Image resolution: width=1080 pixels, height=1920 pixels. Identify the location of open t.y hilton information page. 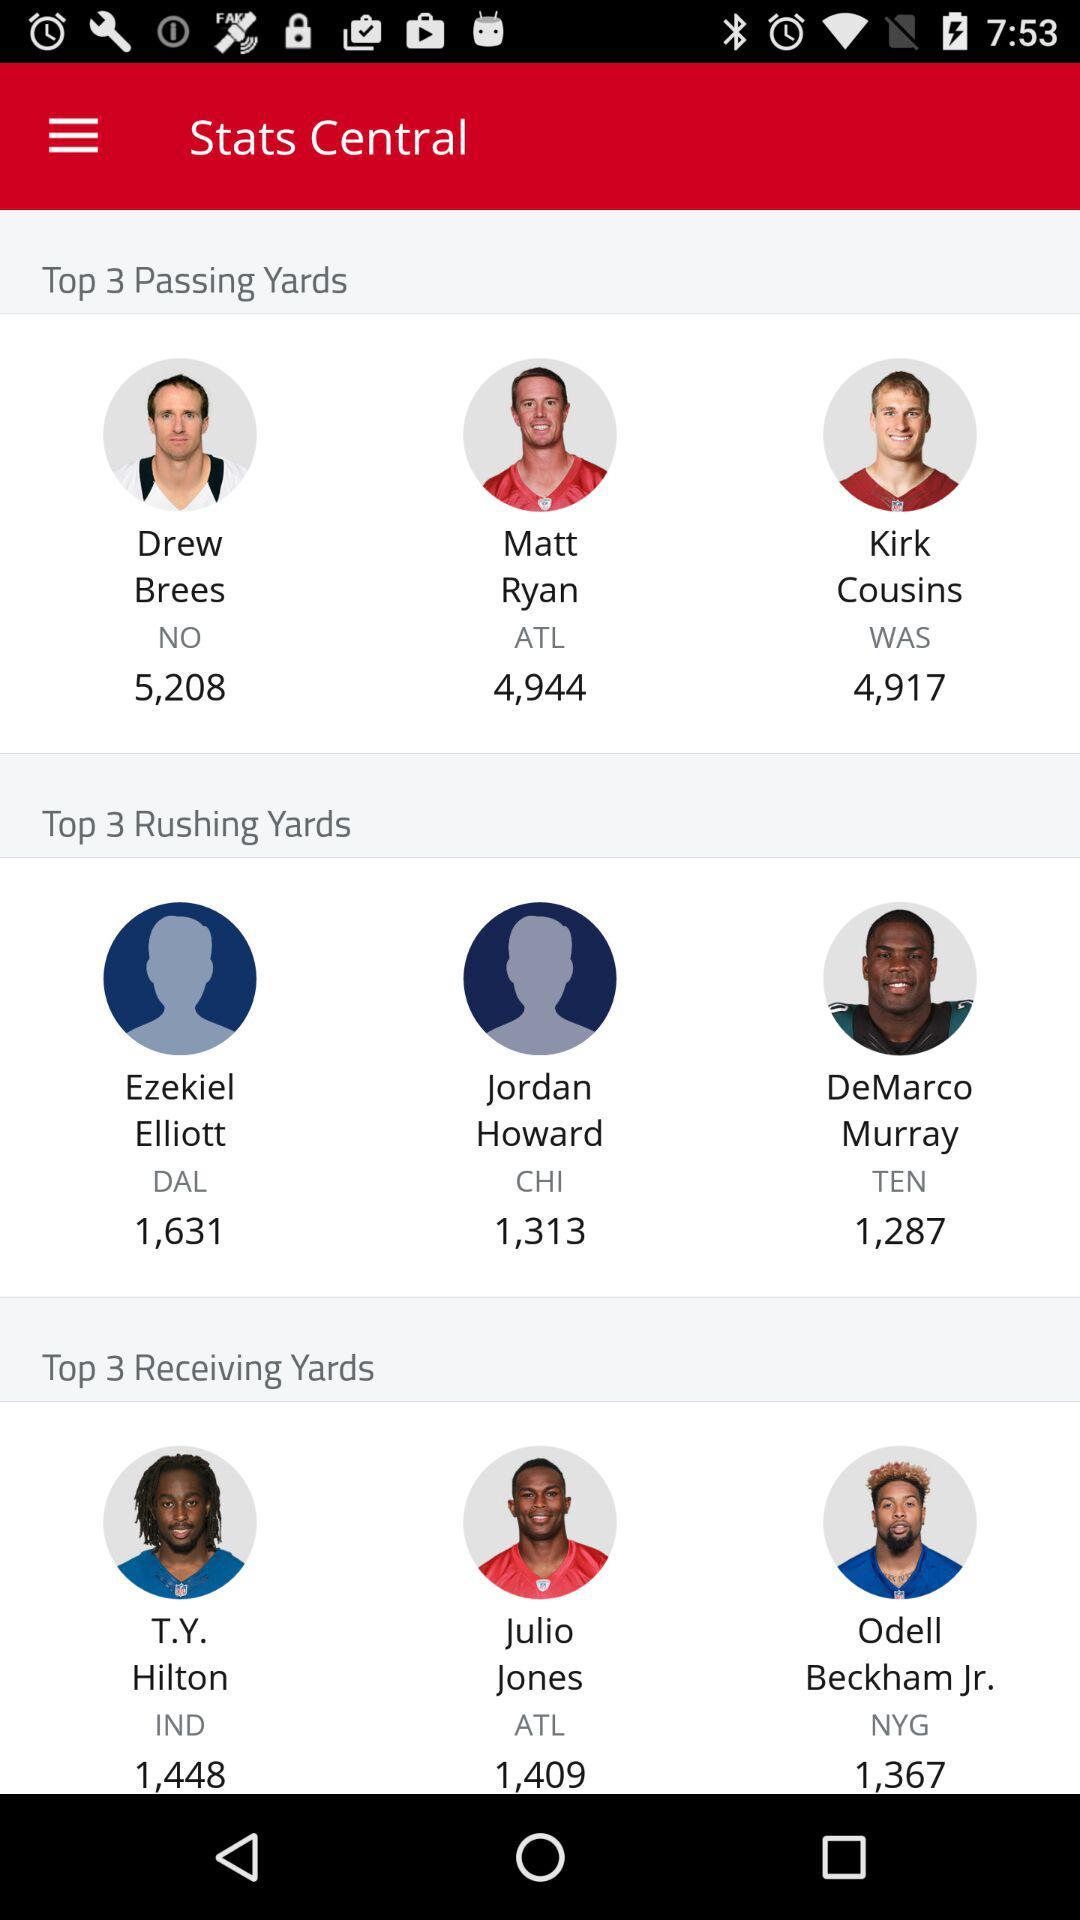
(180, 1521).